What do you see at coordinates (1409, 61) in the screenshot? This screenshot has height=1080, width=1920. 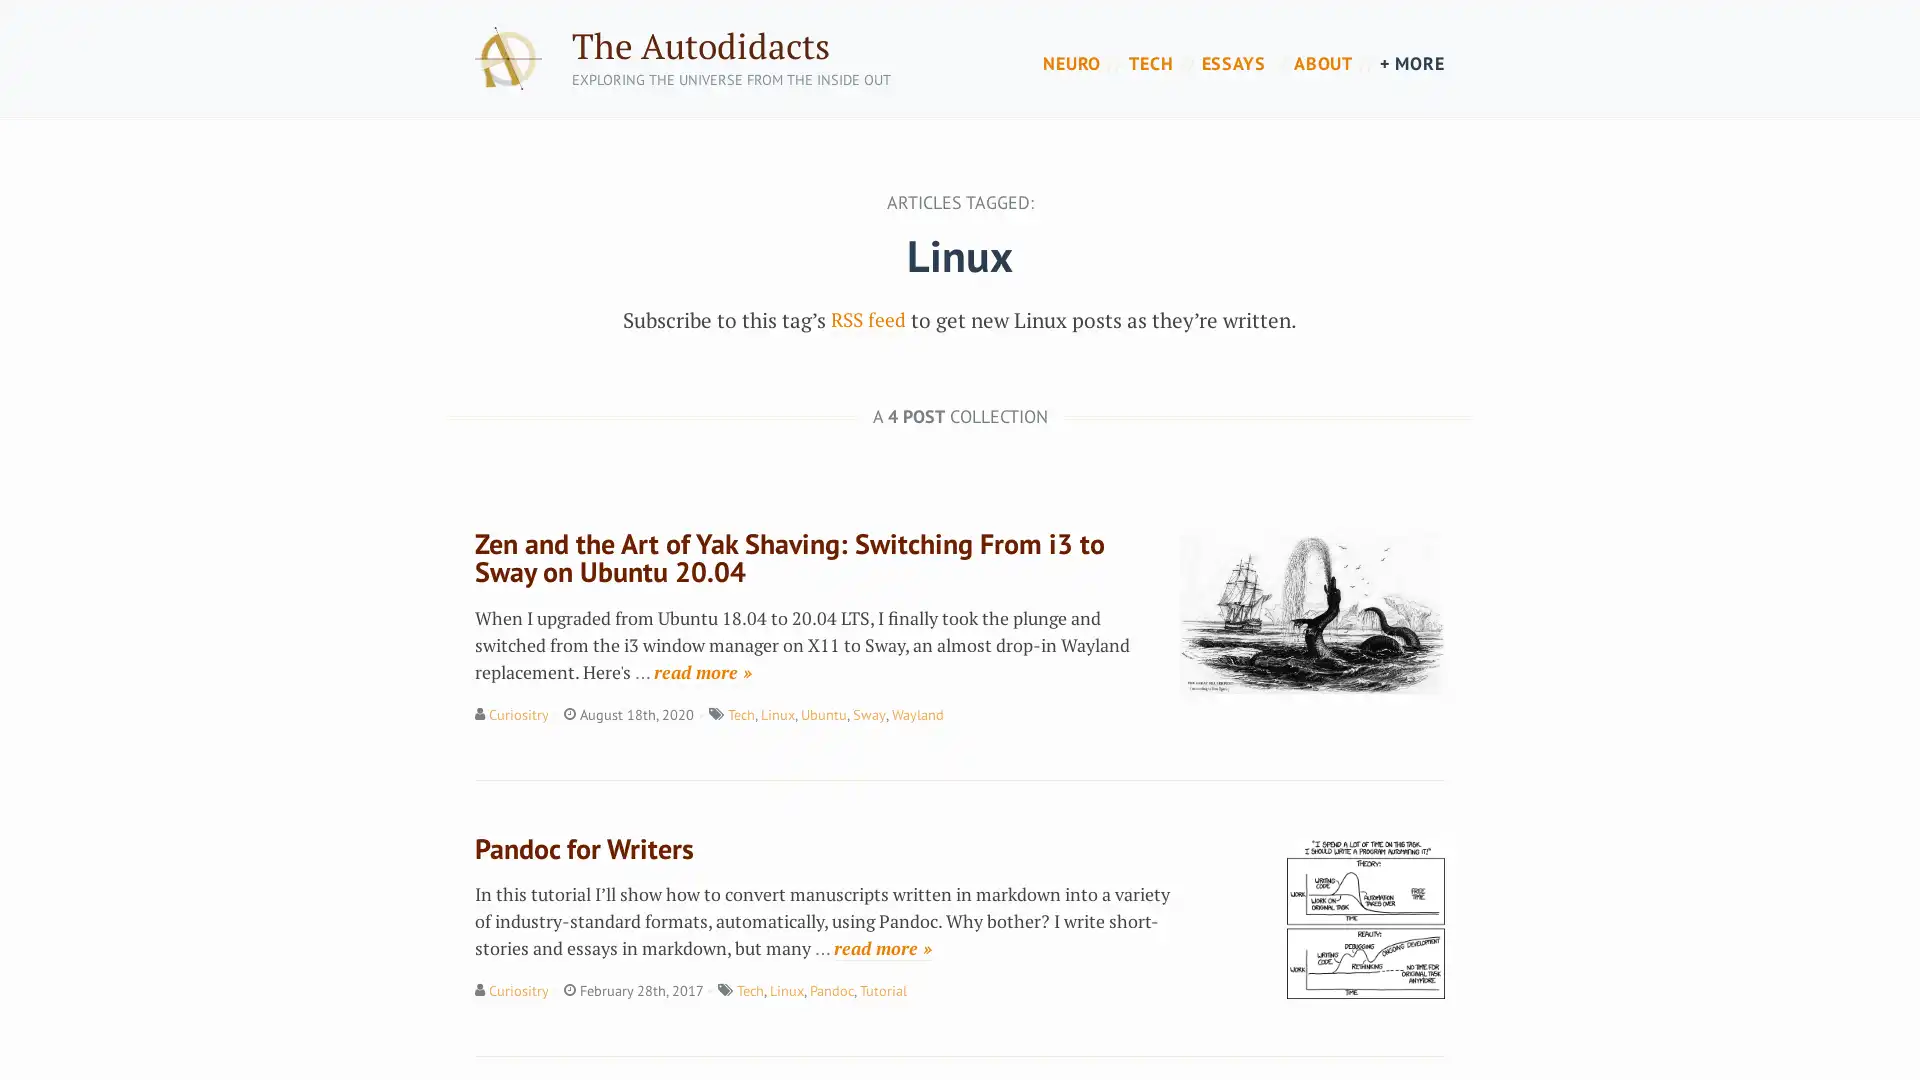 I see `+ MORE` at bounding box center [1409, 61].